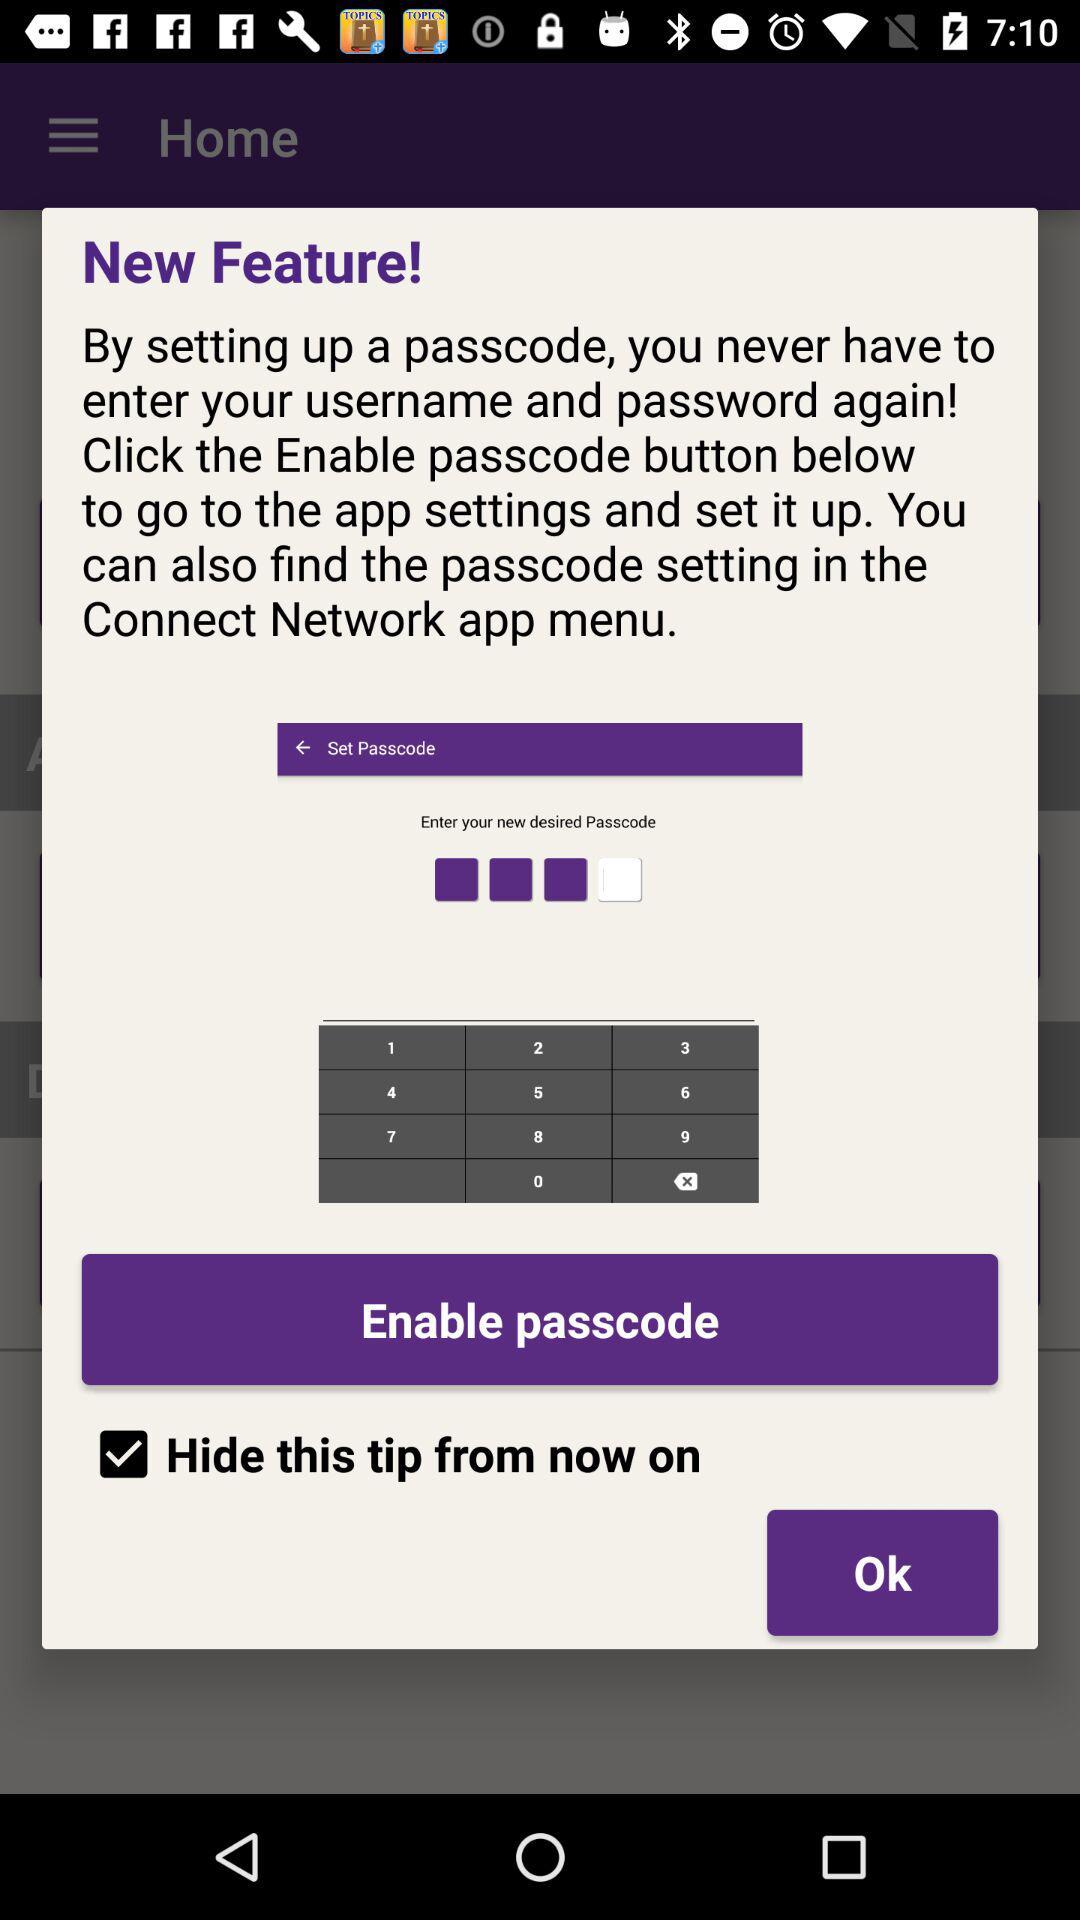  Describe the element at coordinates (391, 1454) in the screenshot. I see `icon below enable passcode` at that location.